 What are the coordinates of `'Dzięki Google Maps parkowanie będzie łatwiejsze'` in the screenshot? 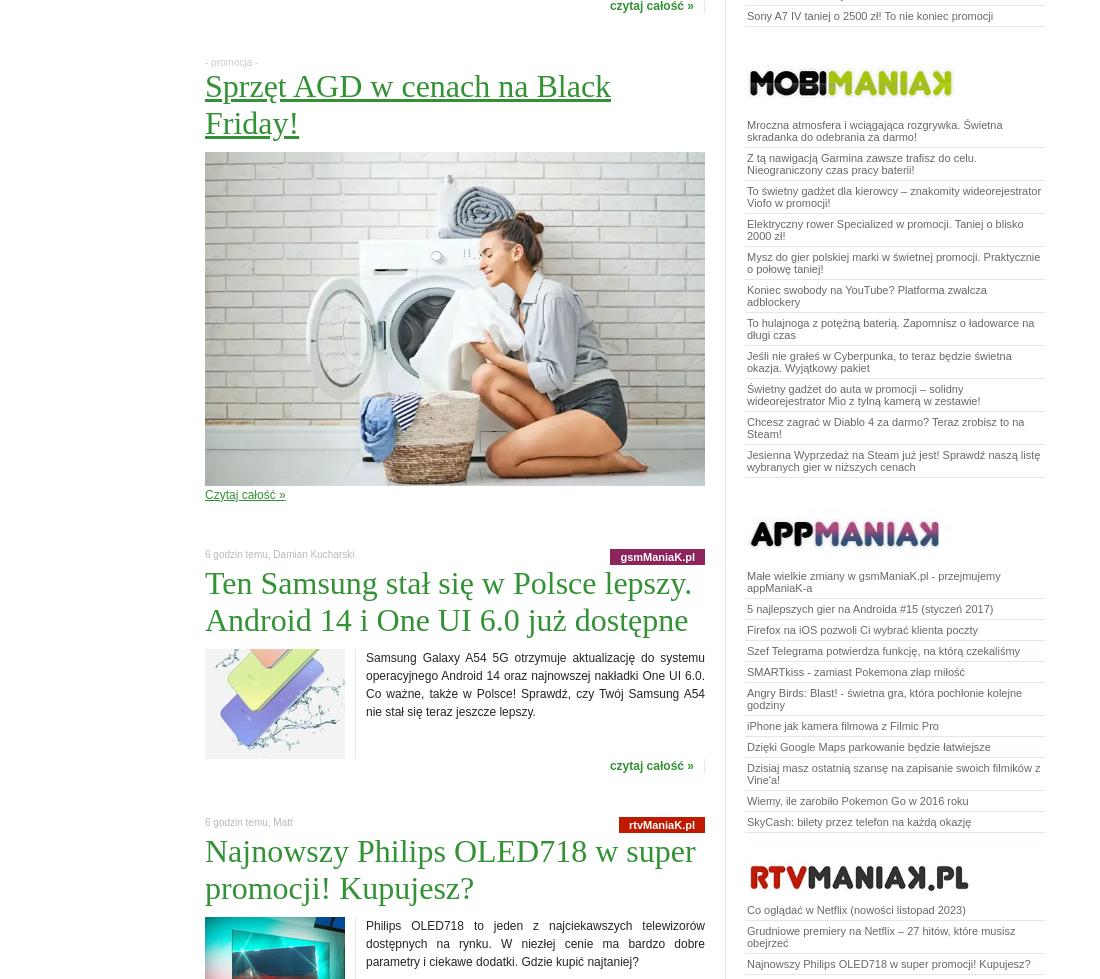 It's located at (867, 745).